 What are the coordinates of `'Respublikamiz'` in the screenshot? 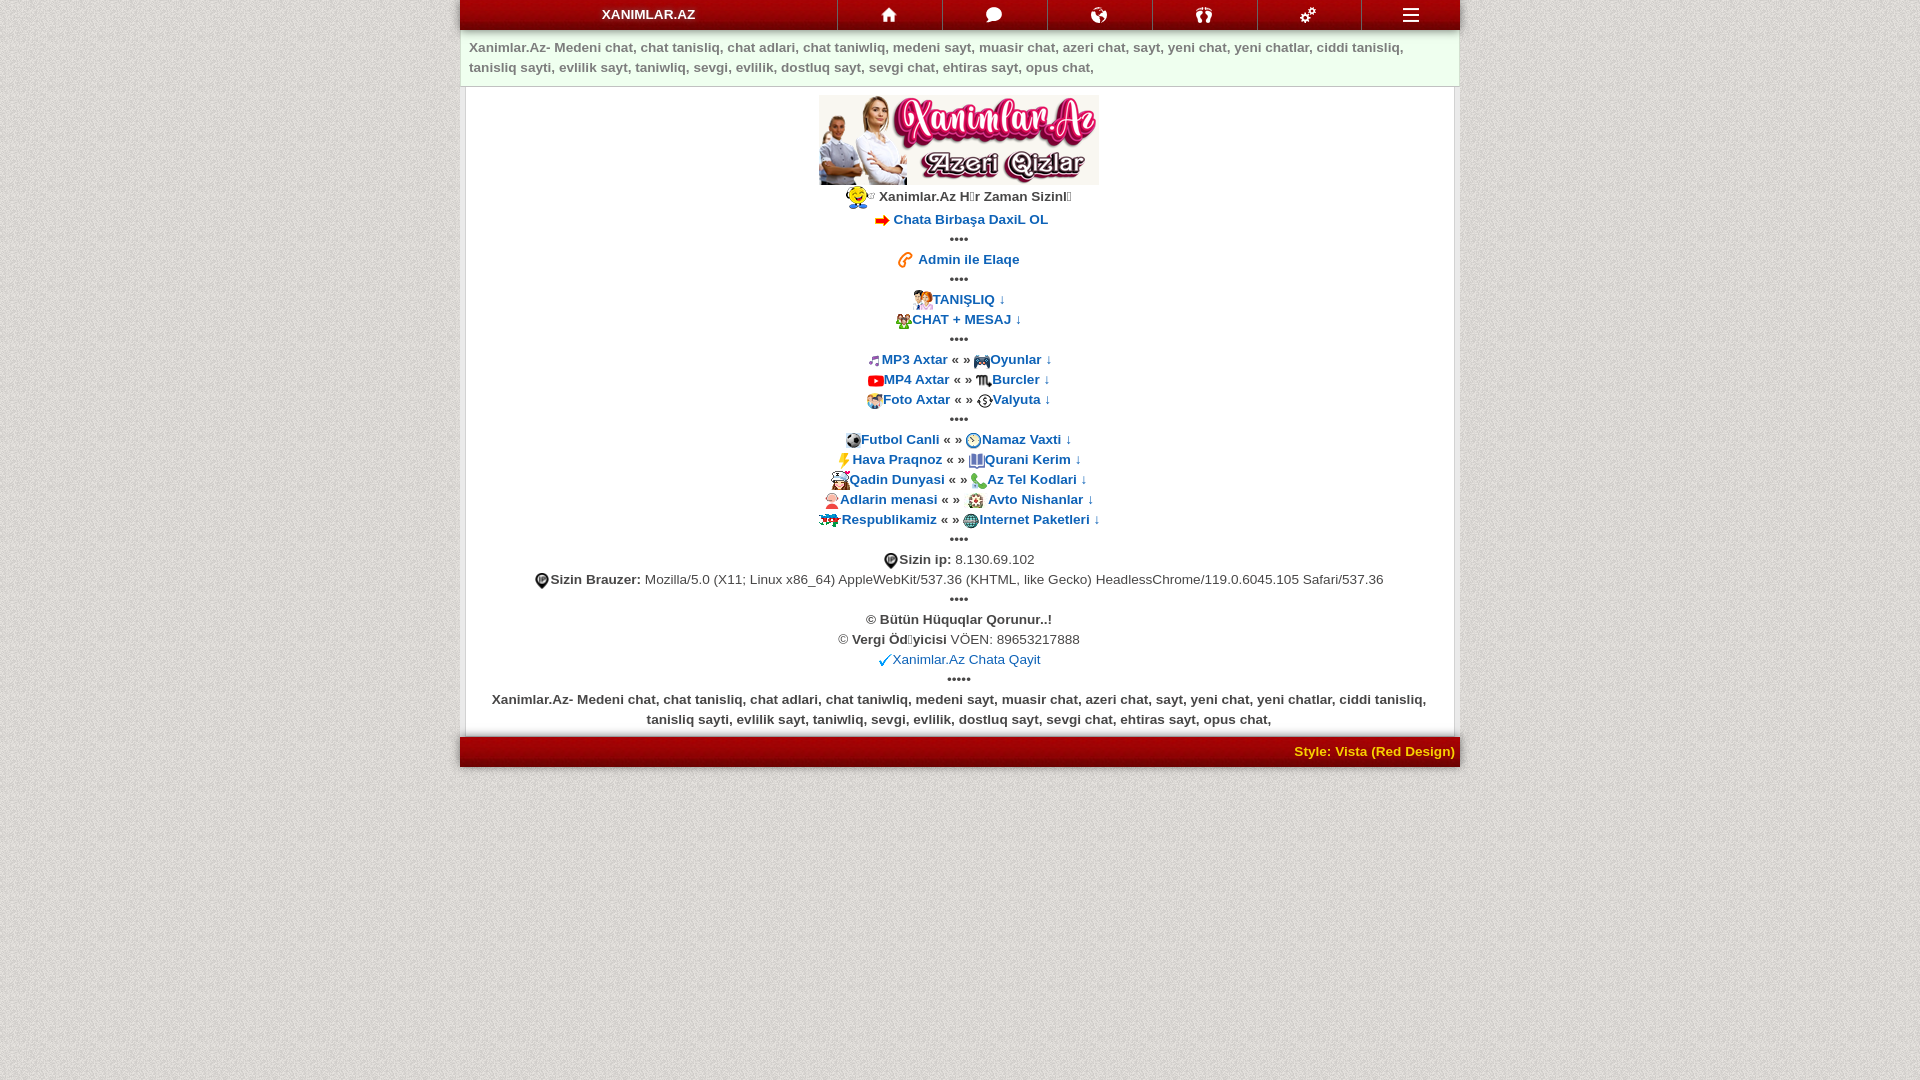 It's located at (888, 518).